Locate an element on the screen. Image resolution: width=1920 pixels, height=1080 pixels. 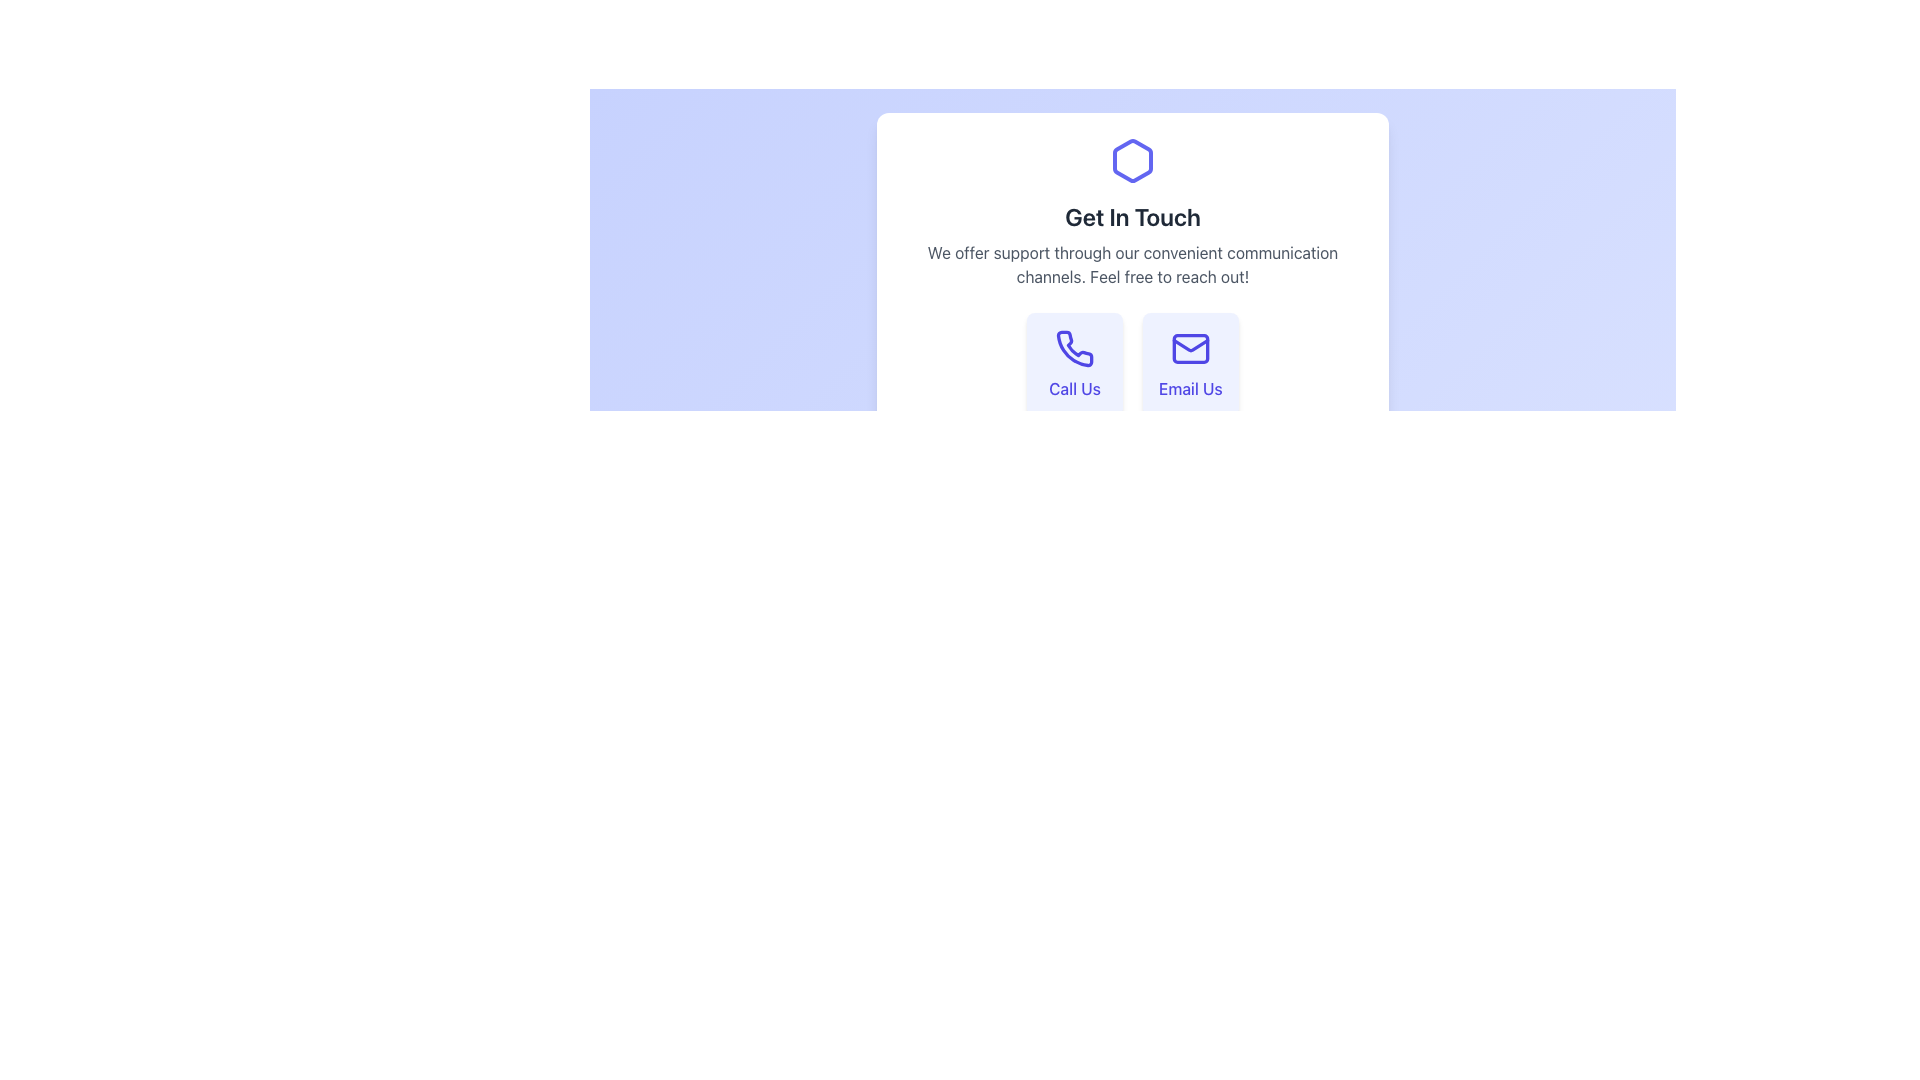
the static text label displaying 'Email Us' in indigo blue color, located beneath the envelope icon within the contact option card is located at coordinates (1190, 389).